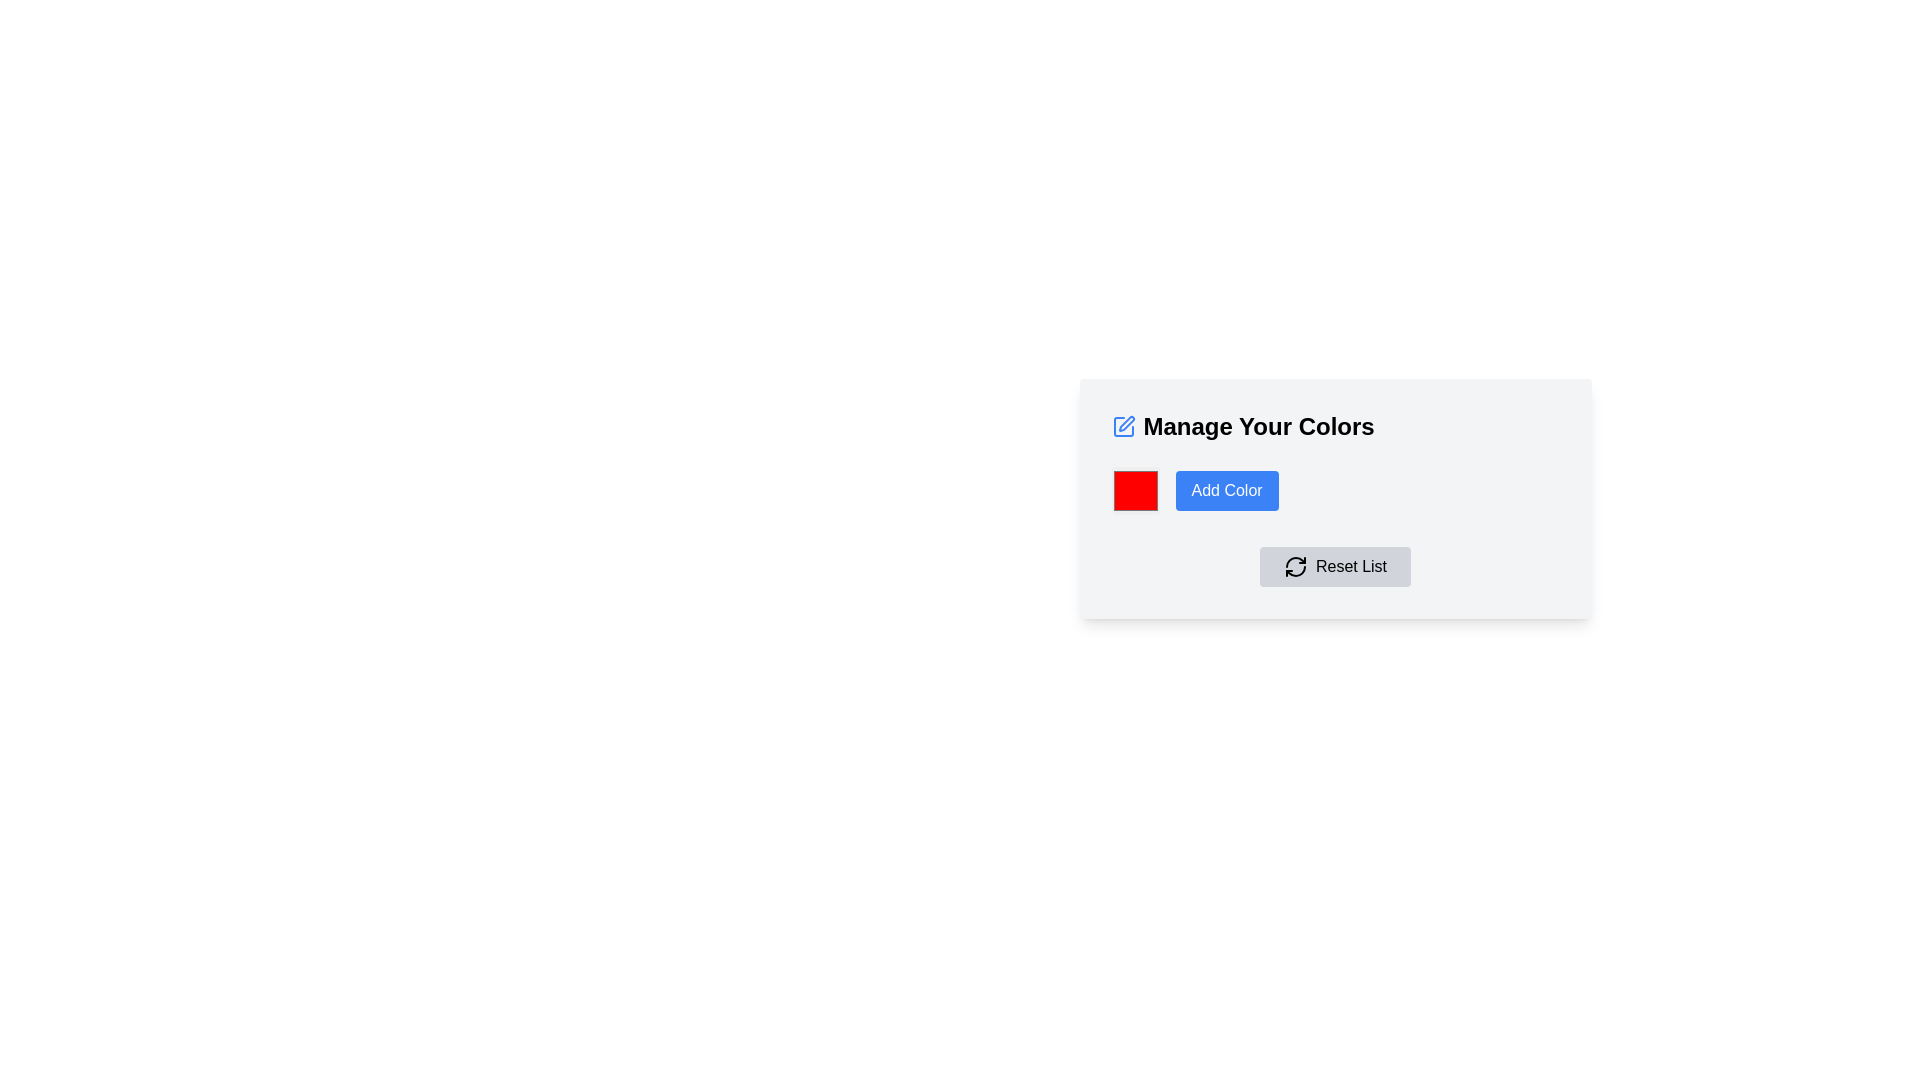 Image resolution: width=1920 pixels, height=1080 pixels. Describe the element at coordinates (1226, 490) in the screenshot. I see `the 'Add Color' button, which has a rounded rectangular shape with a blue background and is located in the upper-right section of the 'Manage Your Colors' interface` at that location.